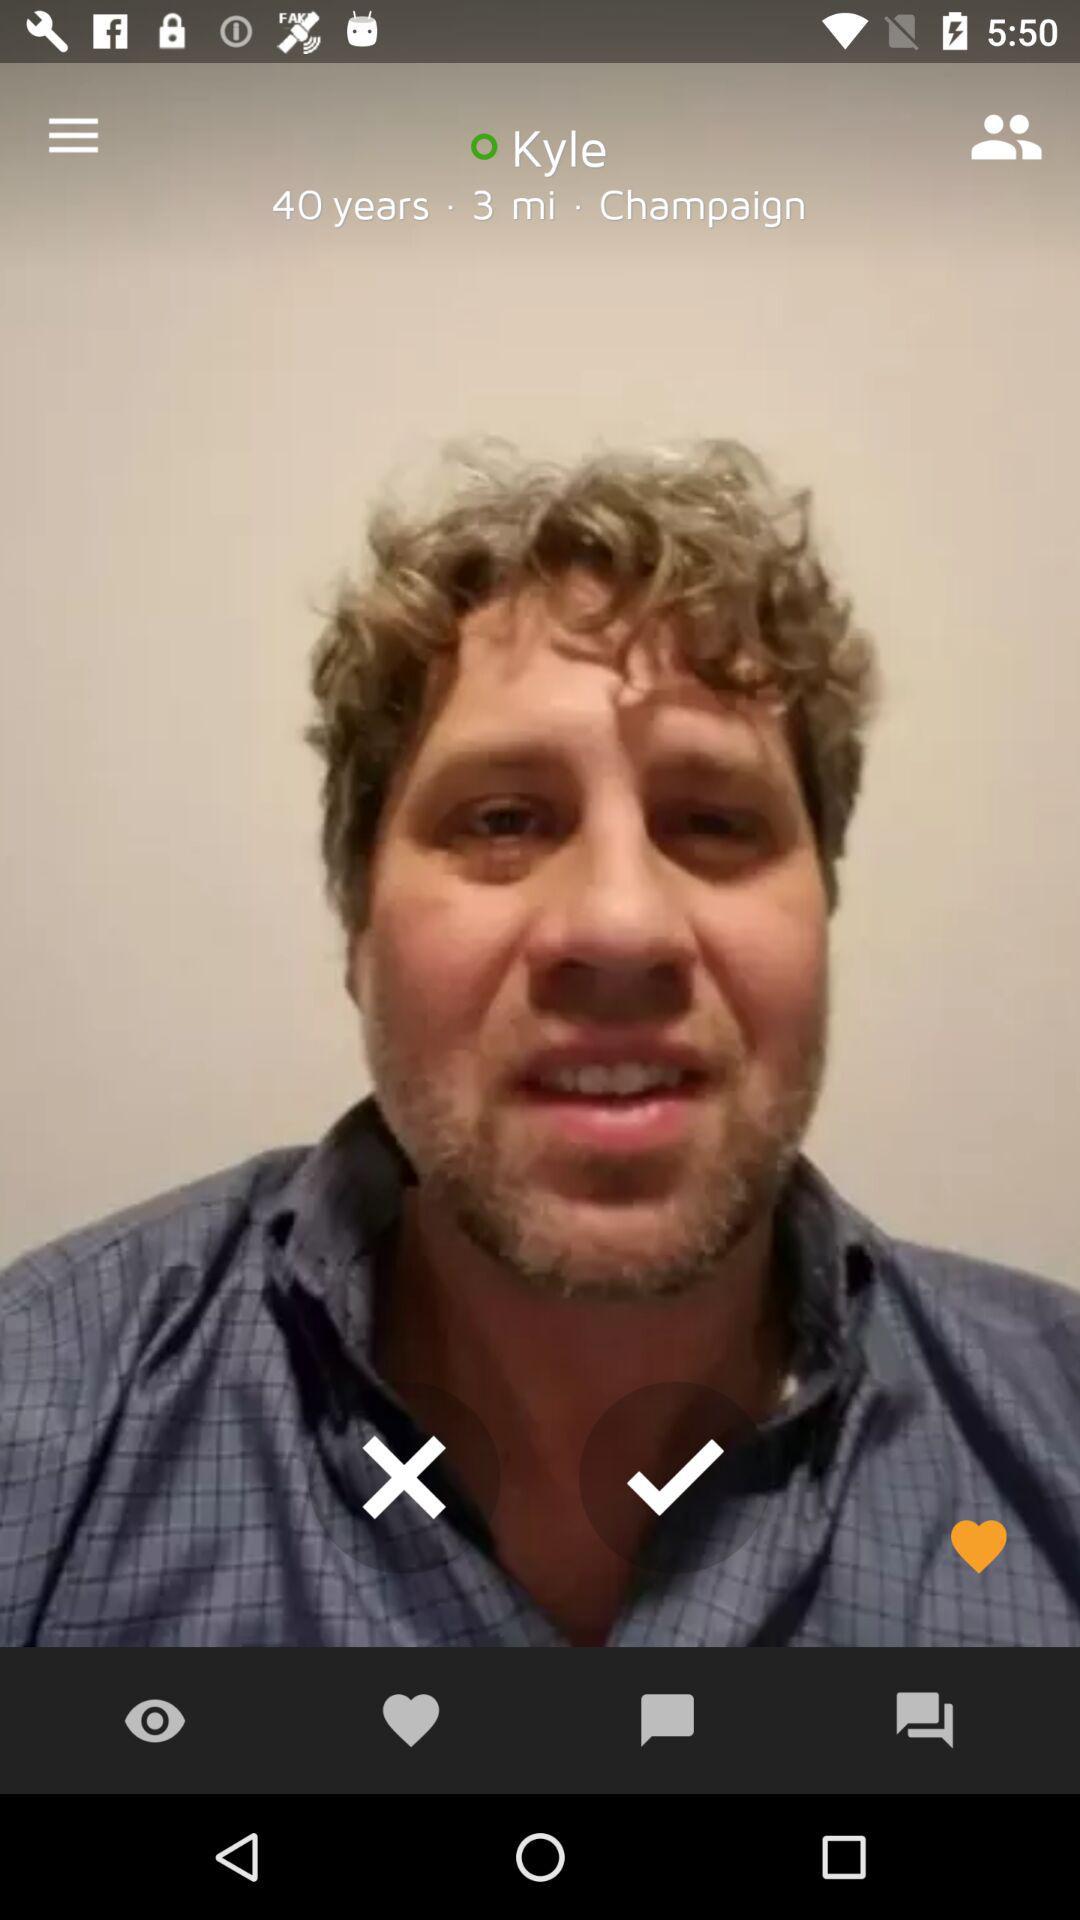 This screenshot has width=1080, height=1920. What do you see at coordinates (410, 1720) in the screenshot?
I see `like icon which is to the right of view icon` at bounding box center [410, 1720].